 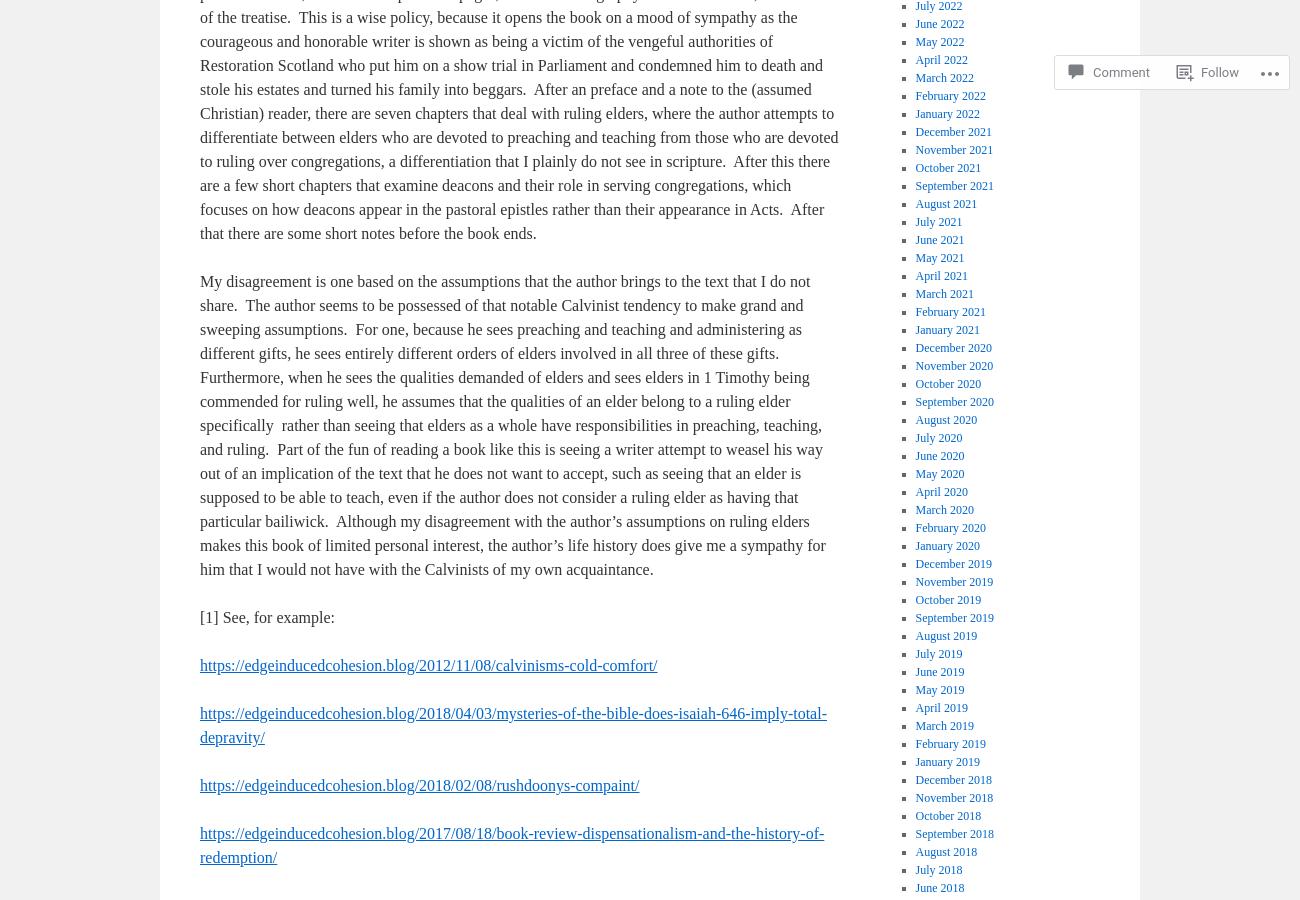 I want to click on 'Follow', so click(x=1219, y=71).